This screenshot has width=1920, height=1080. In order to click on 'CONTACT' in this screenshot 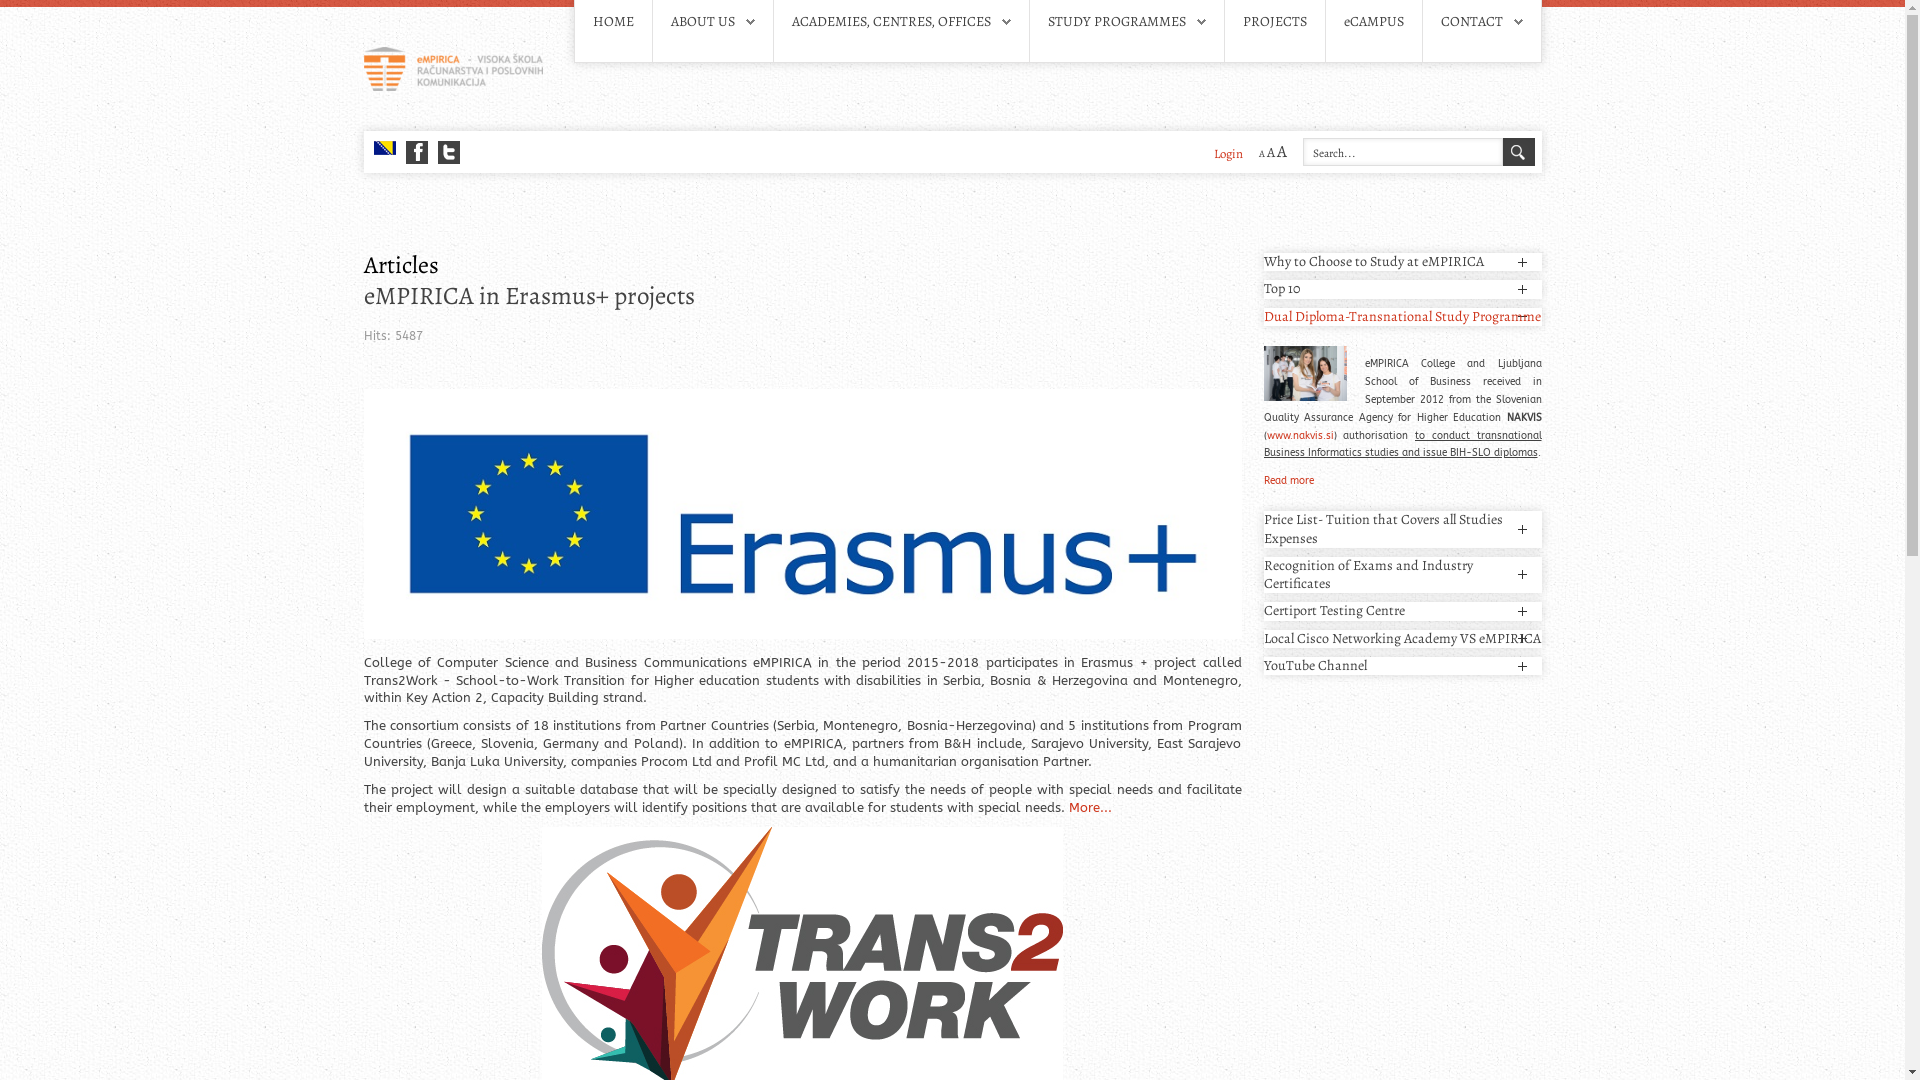, I will do `click(1440, 22)`.